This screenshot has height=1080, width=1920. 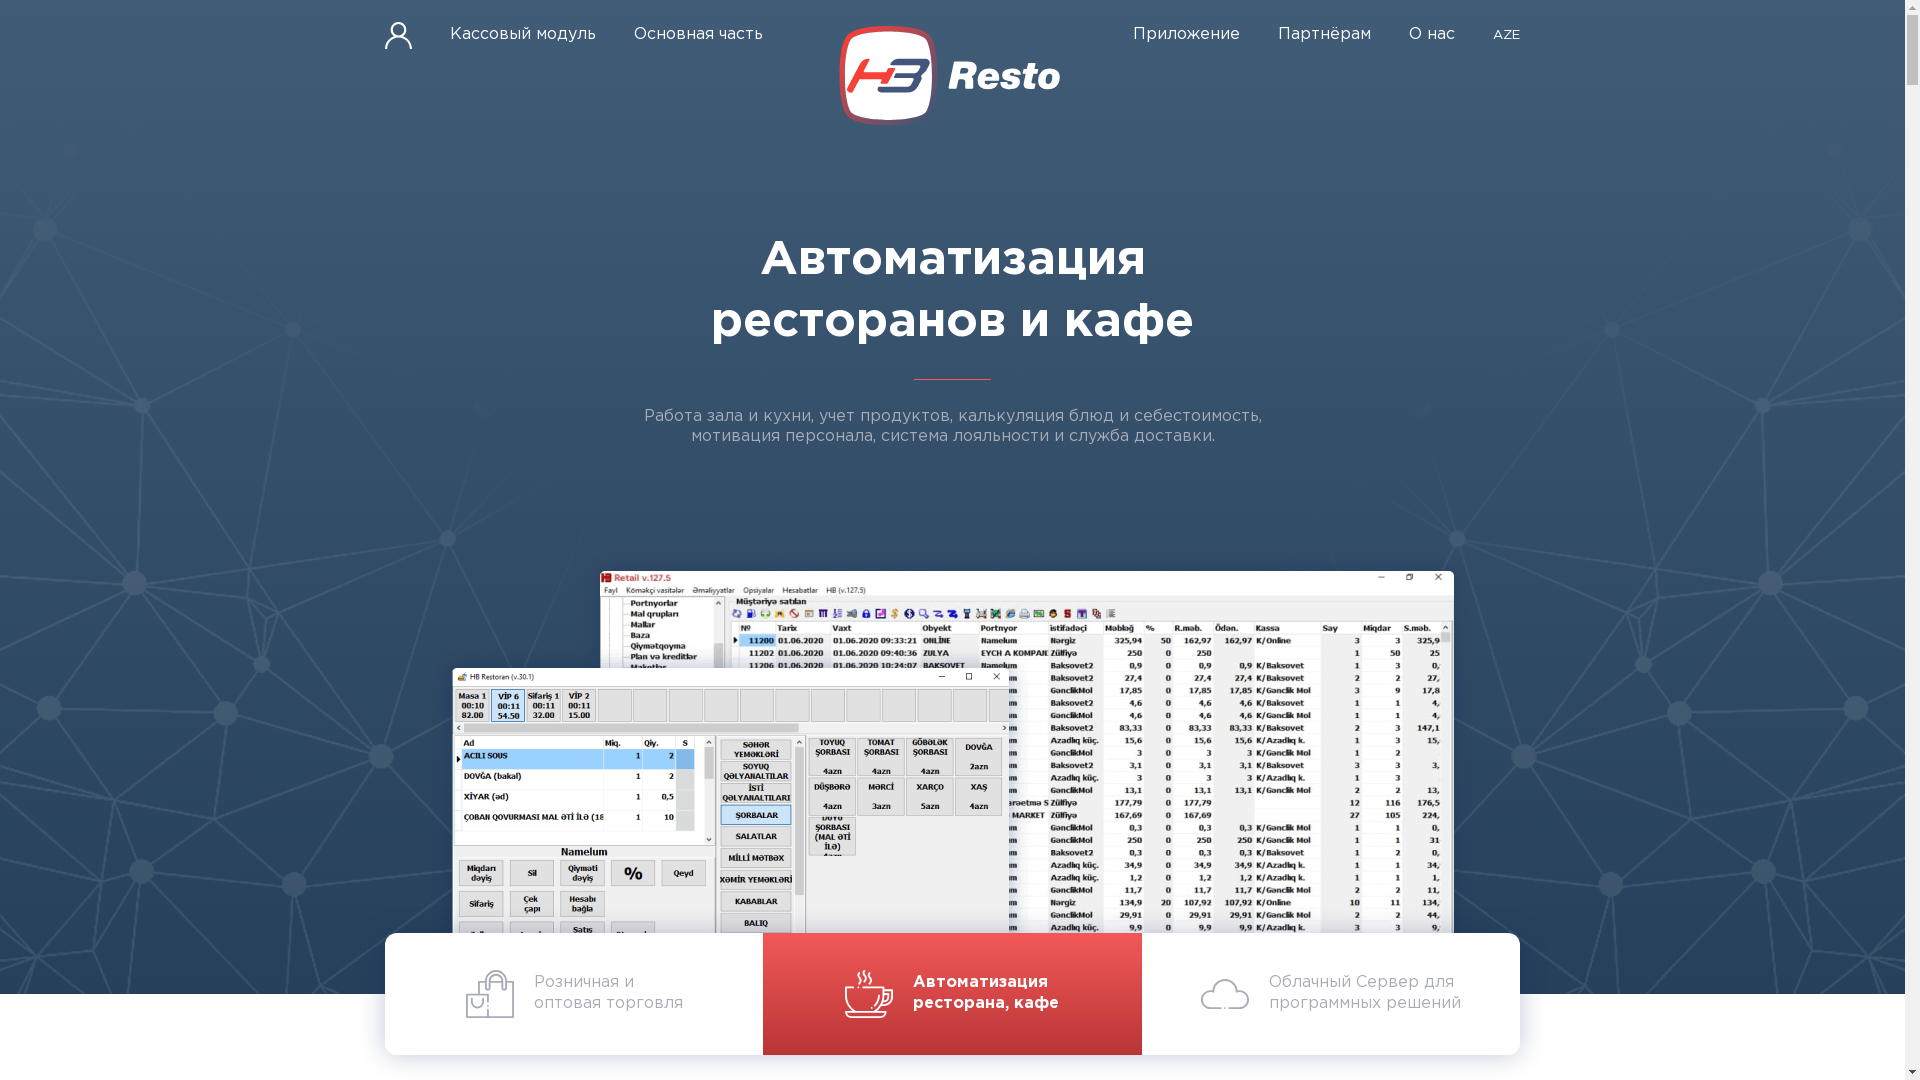 What do you see at coordinates (1506, 36) in the screenshot?
I see `'AZE'` at bounding box center [1506, 36].